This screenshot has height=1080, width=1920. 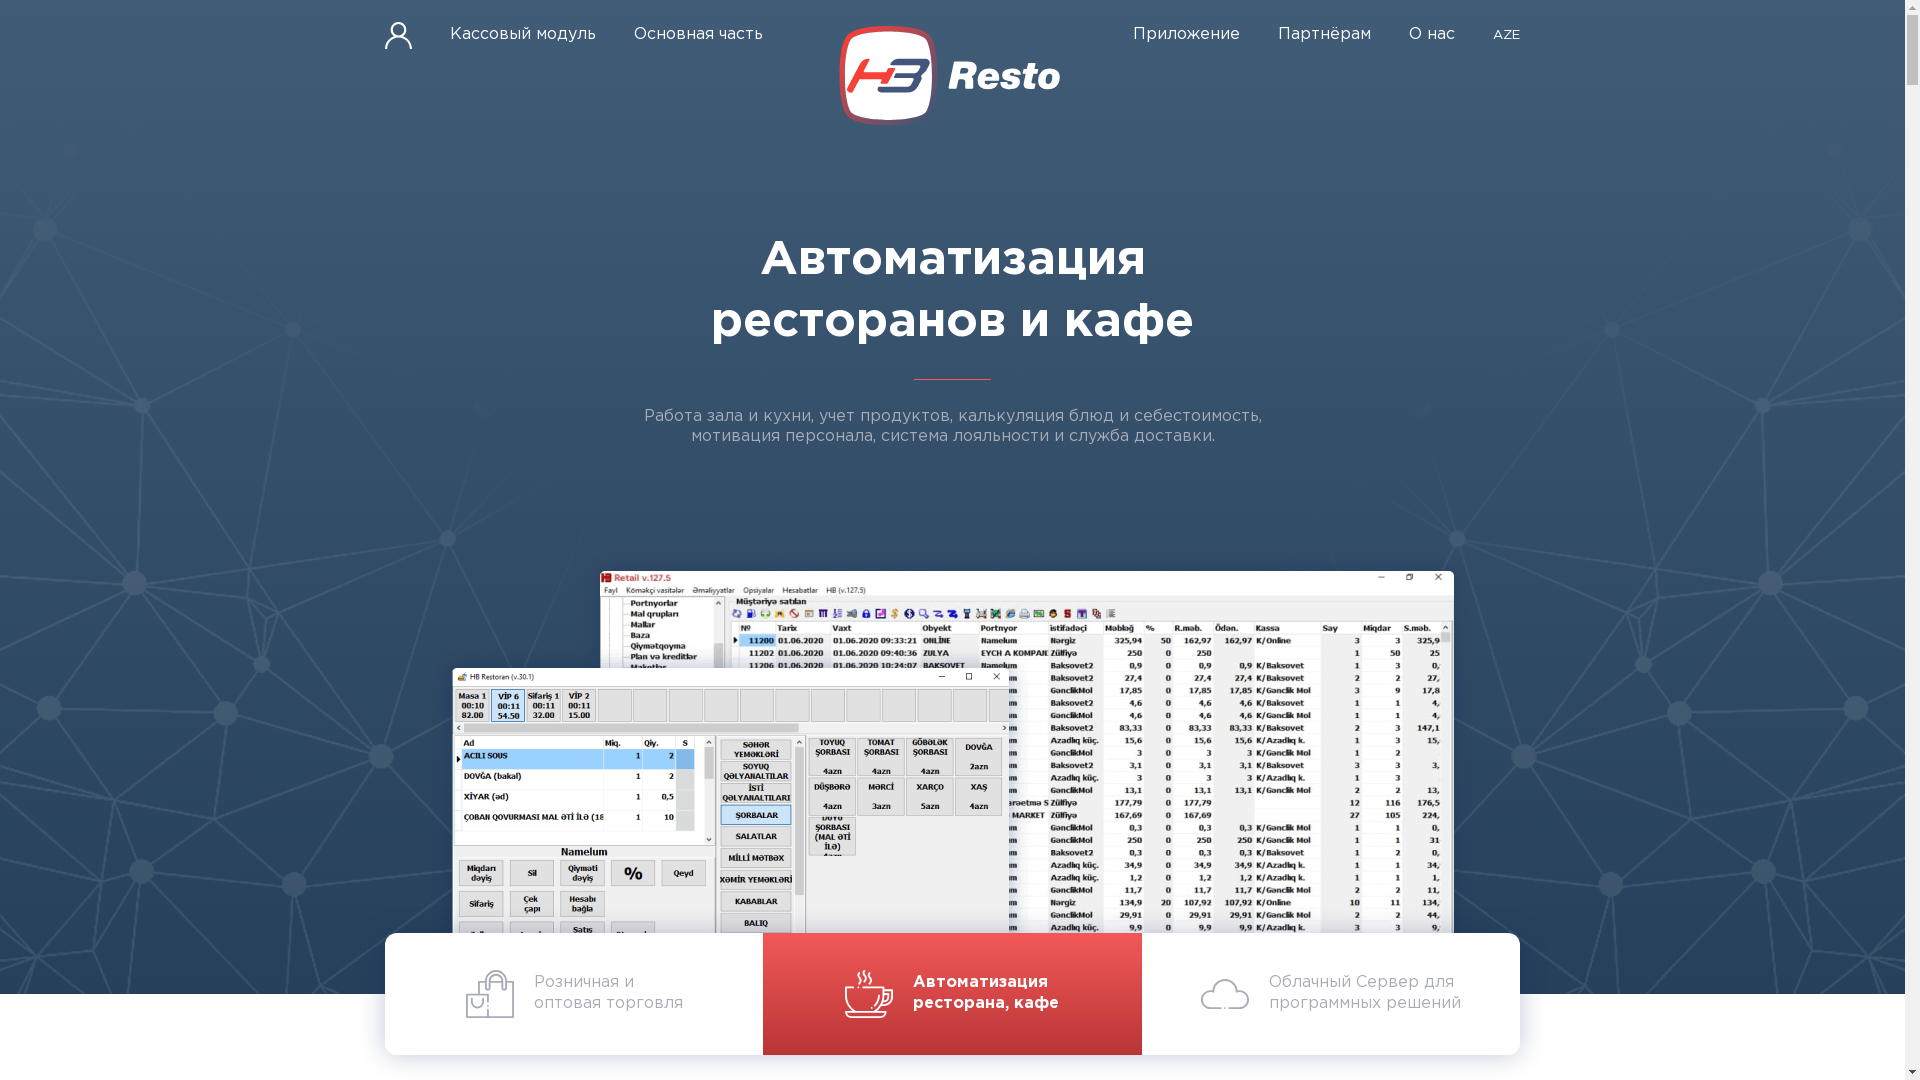 What do you see at coordinates (1506, 36) in the screenshot?
I see `'AZE'` at bounding box center [1506, 36].